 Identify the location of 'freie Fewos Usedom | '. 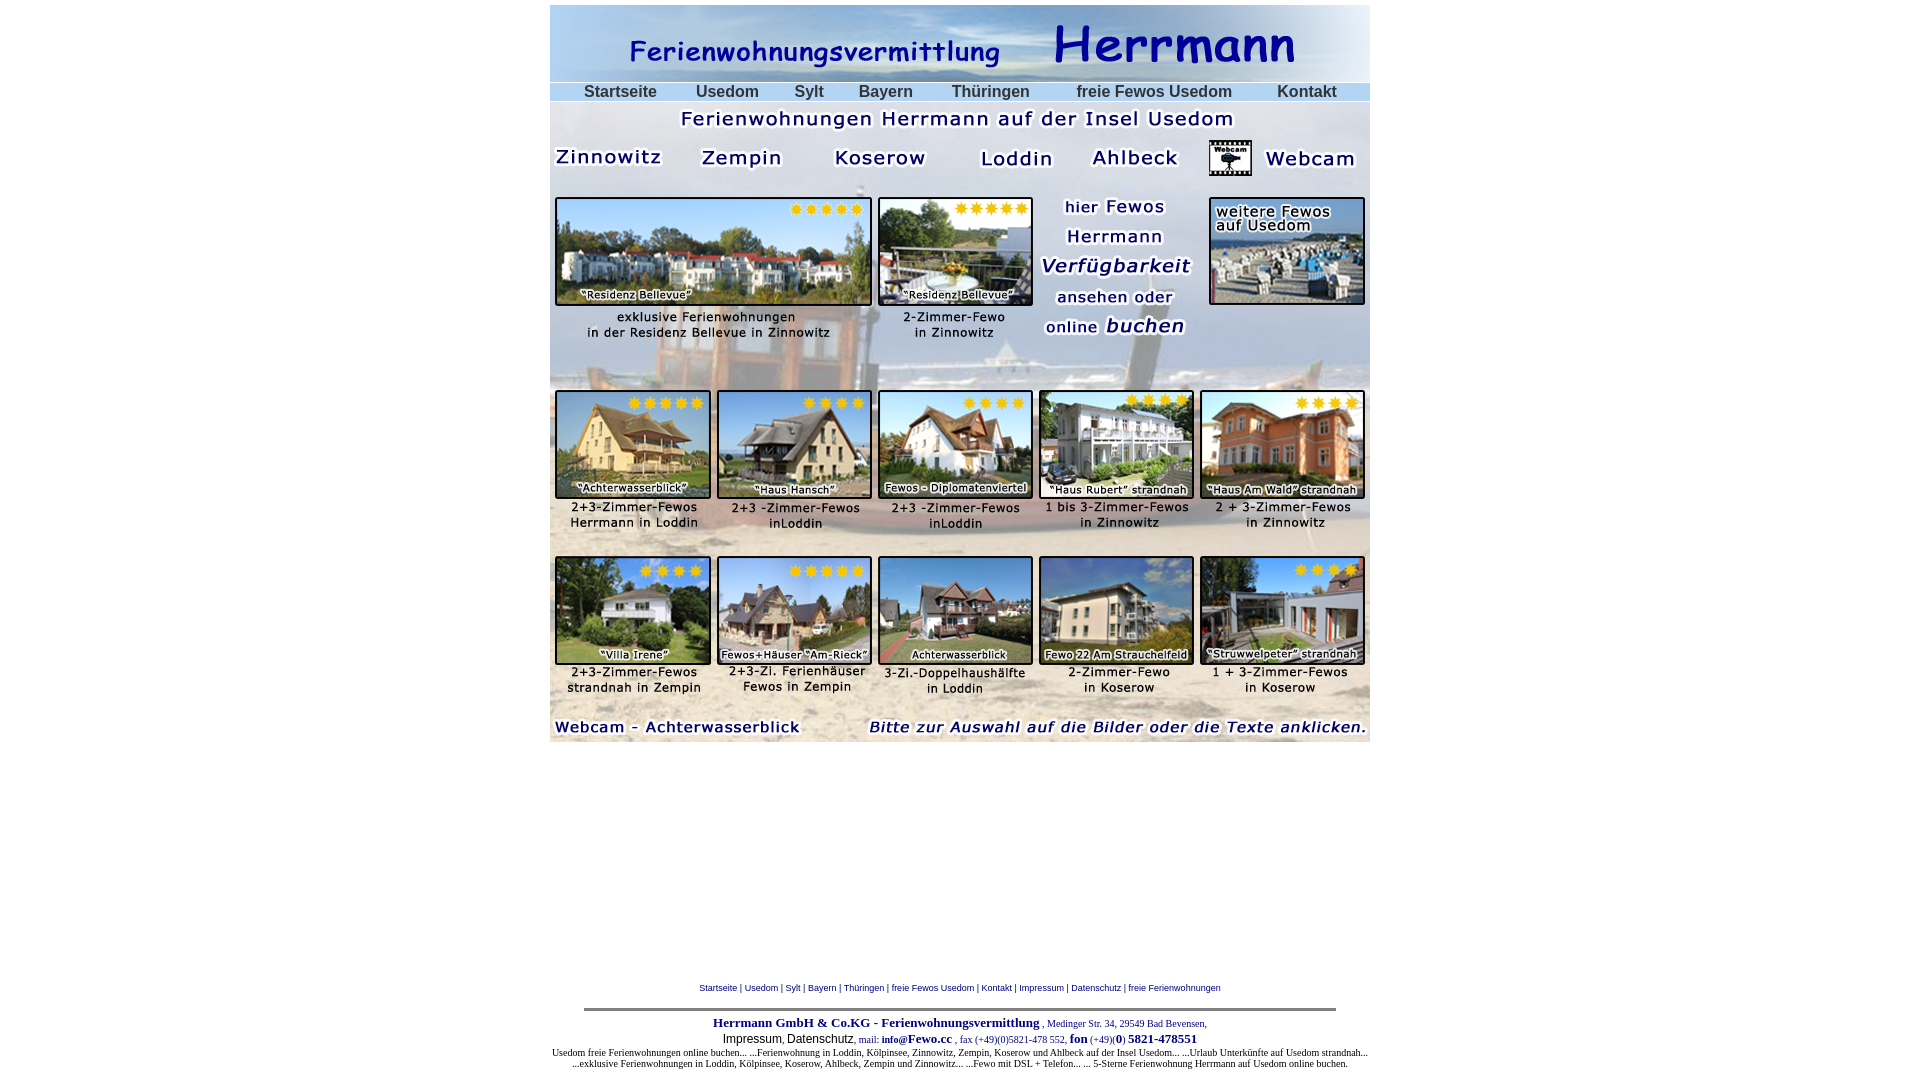
(935, 986).